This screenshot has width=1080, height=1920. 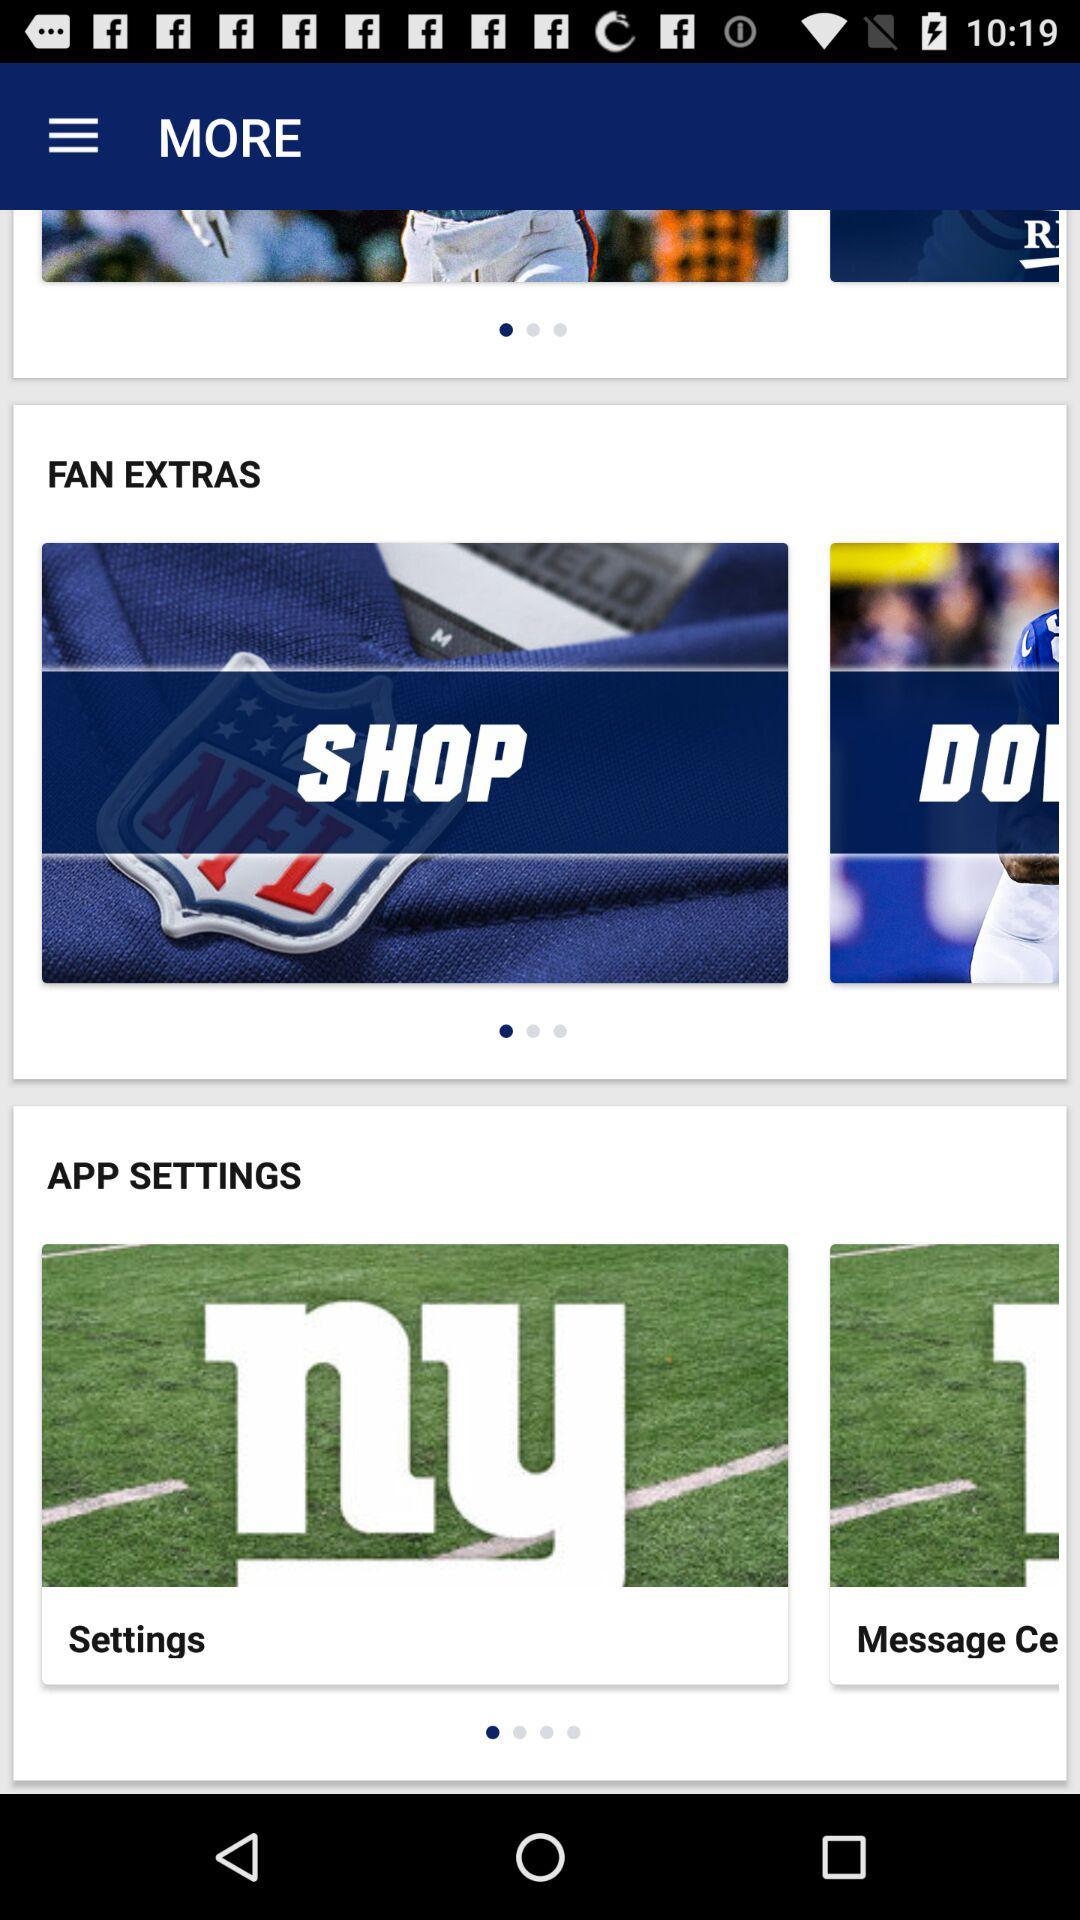 I want to click on app to the left of more app, so click(x=72, y=135).